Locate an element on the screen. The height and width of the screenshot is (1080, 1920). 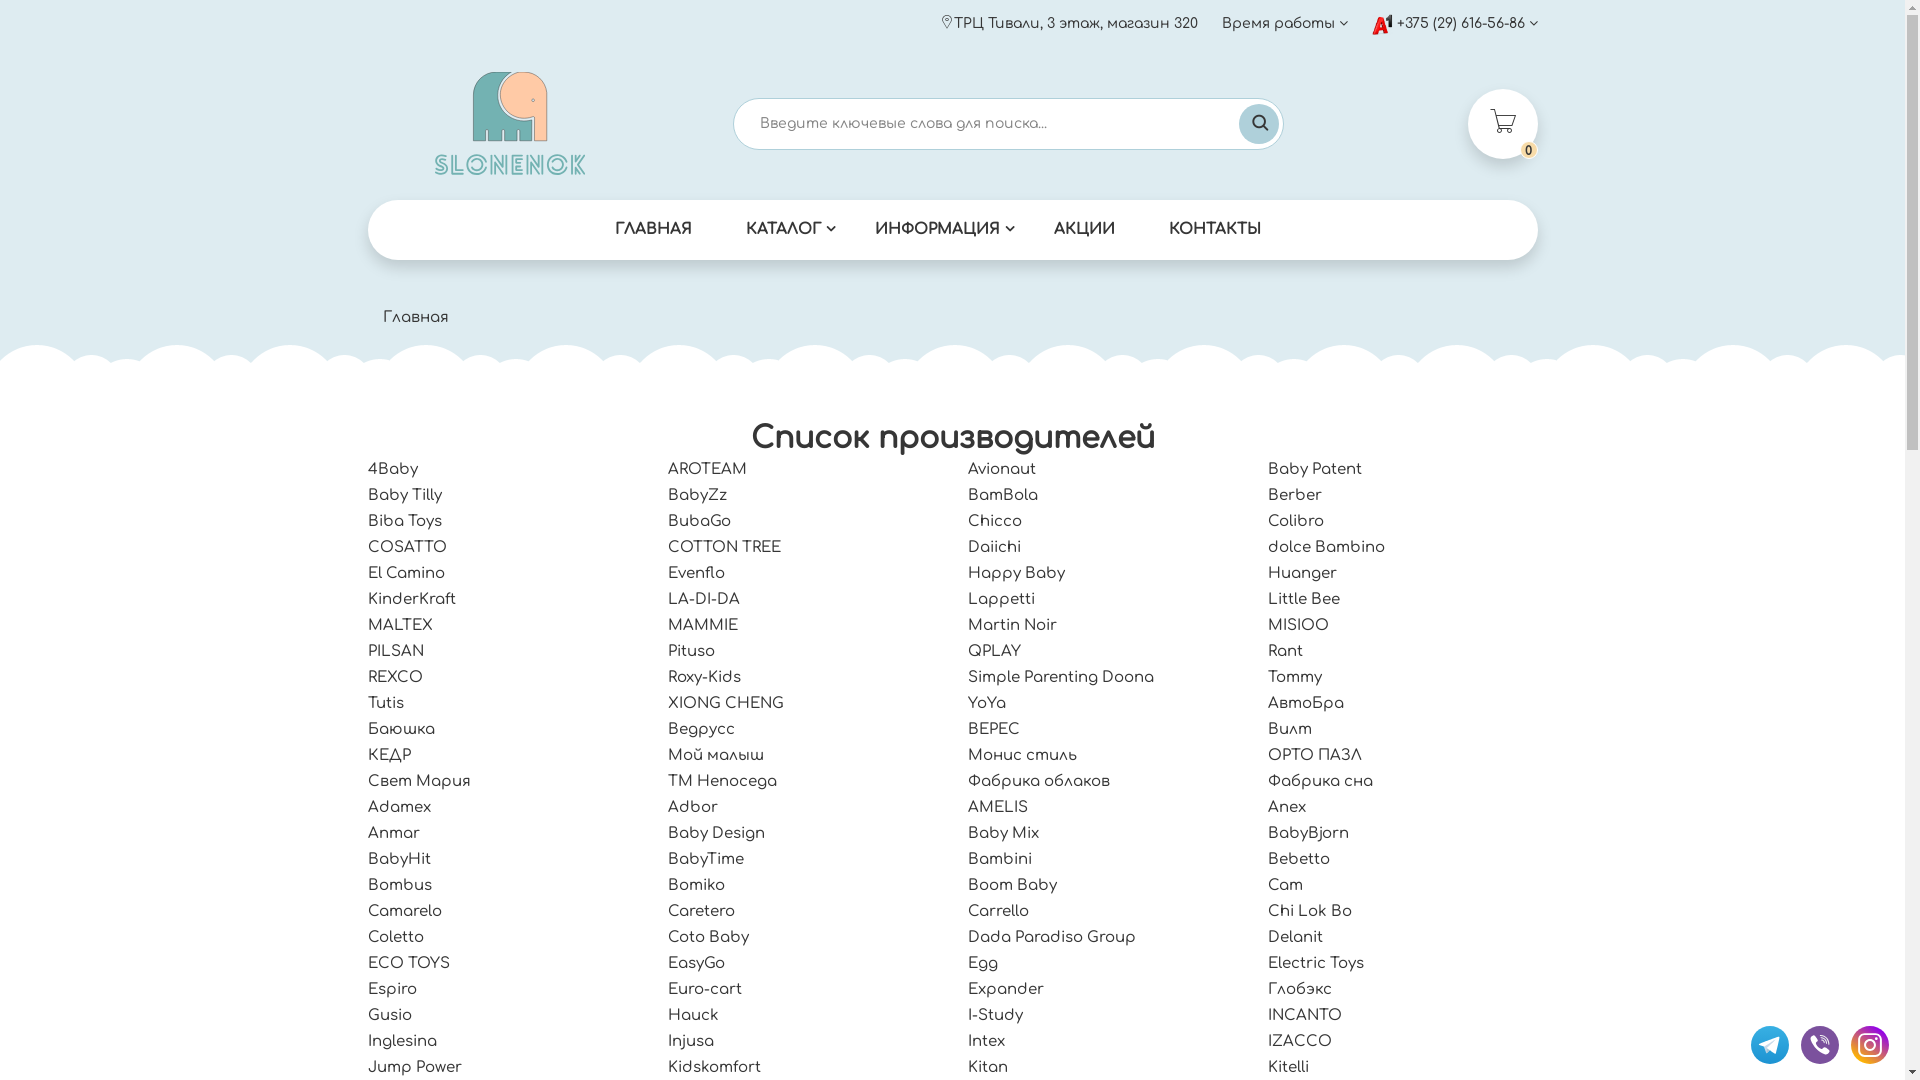
'Dada Paradiso Group' is located at coordinates (968, 937).